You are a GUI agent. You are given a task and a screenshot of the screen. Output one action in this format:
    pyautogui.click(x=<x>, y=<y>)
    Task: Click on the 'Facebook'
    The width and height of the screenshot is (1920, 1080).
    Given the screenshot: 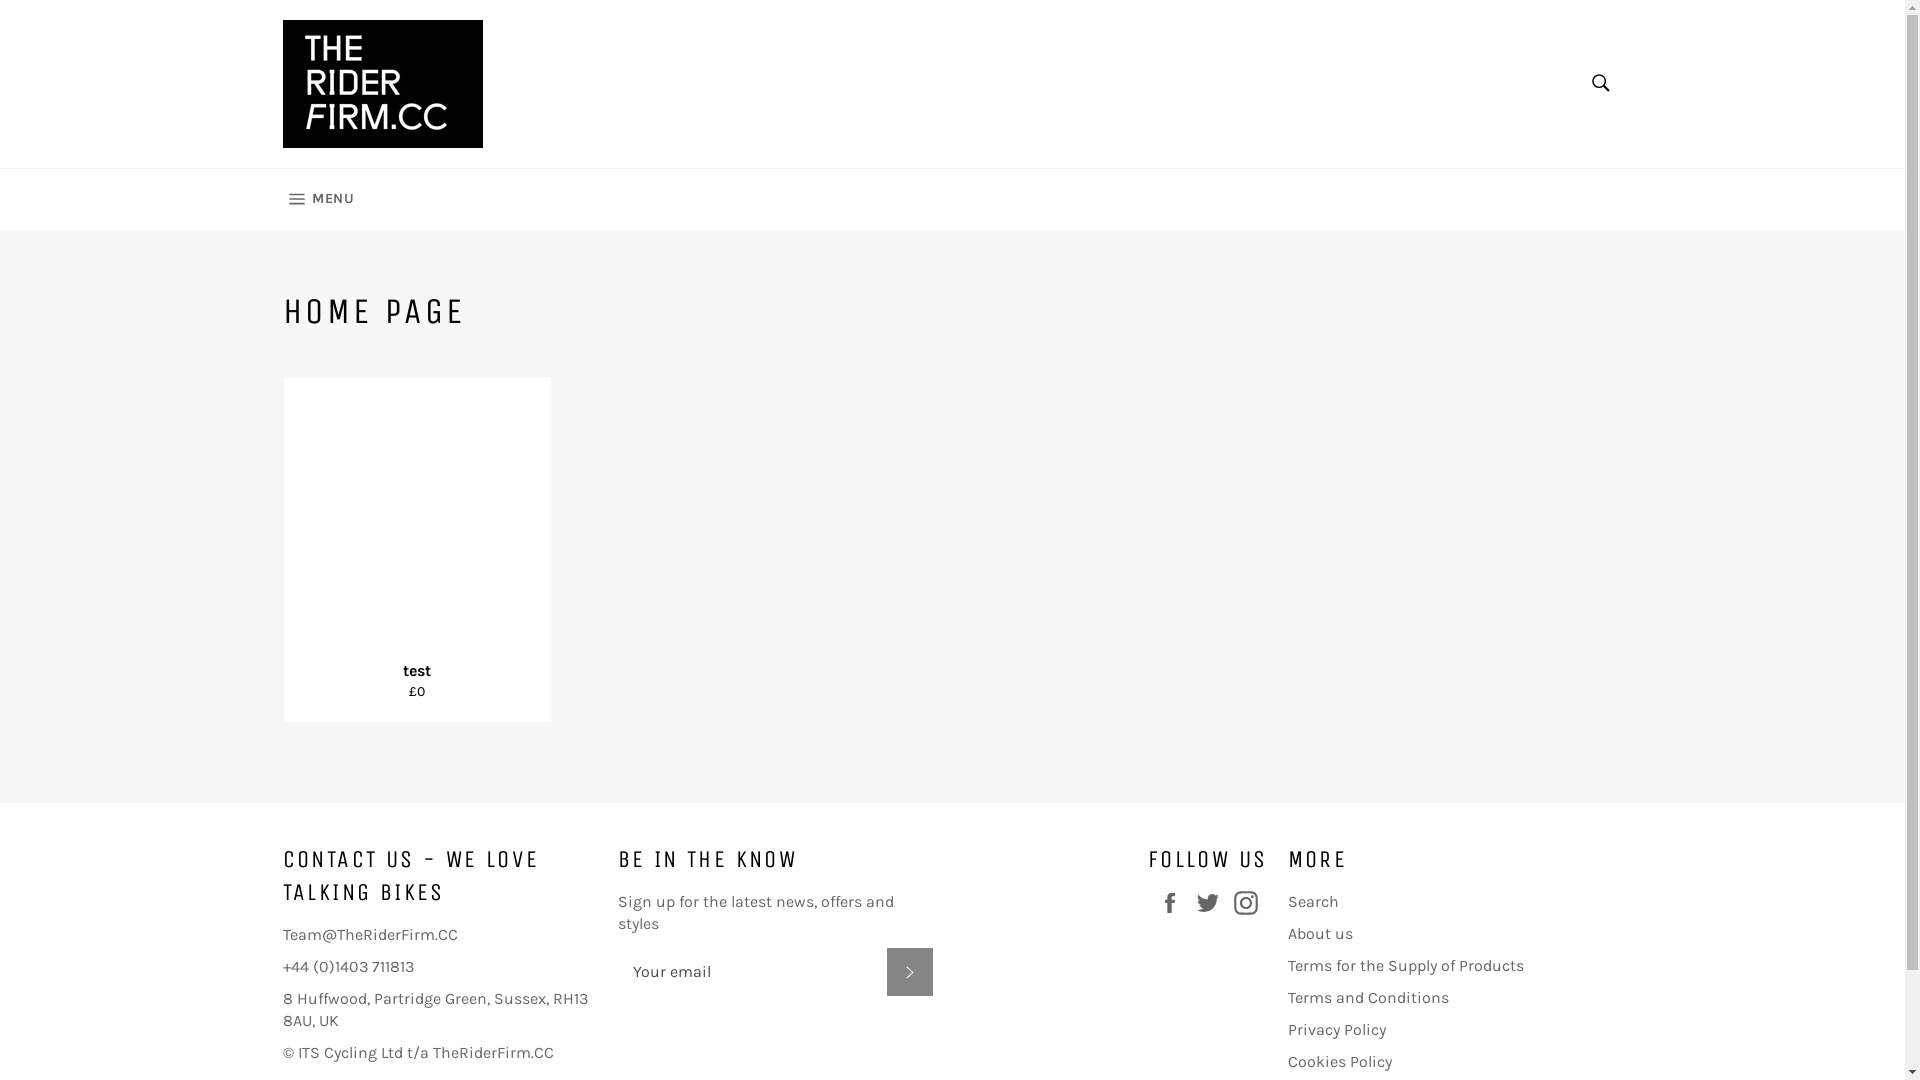 What is the action you would take?
    pyautogui.click(x=1175, y=902)
    